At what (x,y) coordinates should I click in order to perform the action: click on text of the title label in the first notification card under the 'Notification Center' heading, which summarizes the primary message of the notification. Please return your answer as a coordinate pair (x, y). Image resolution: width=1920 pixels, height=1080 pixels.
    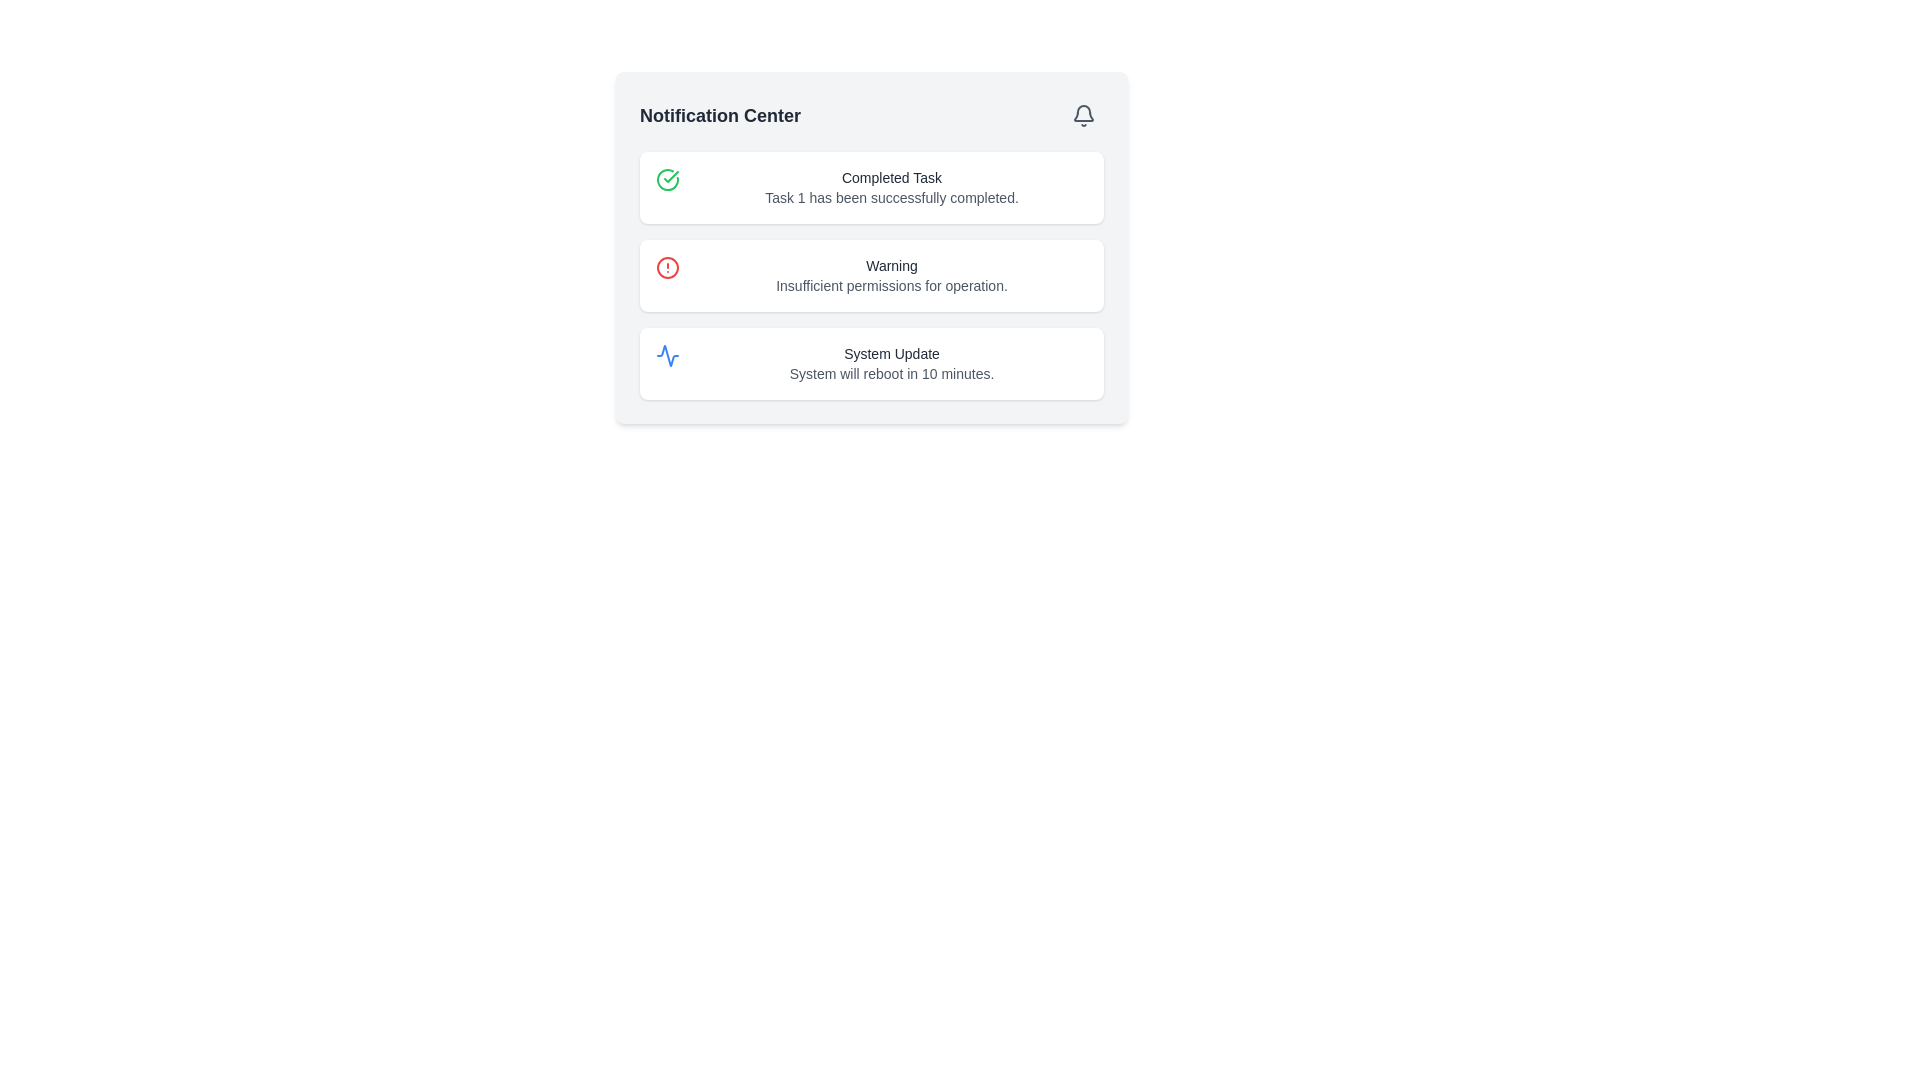
    Looking at the image, I should click on (891, 176).